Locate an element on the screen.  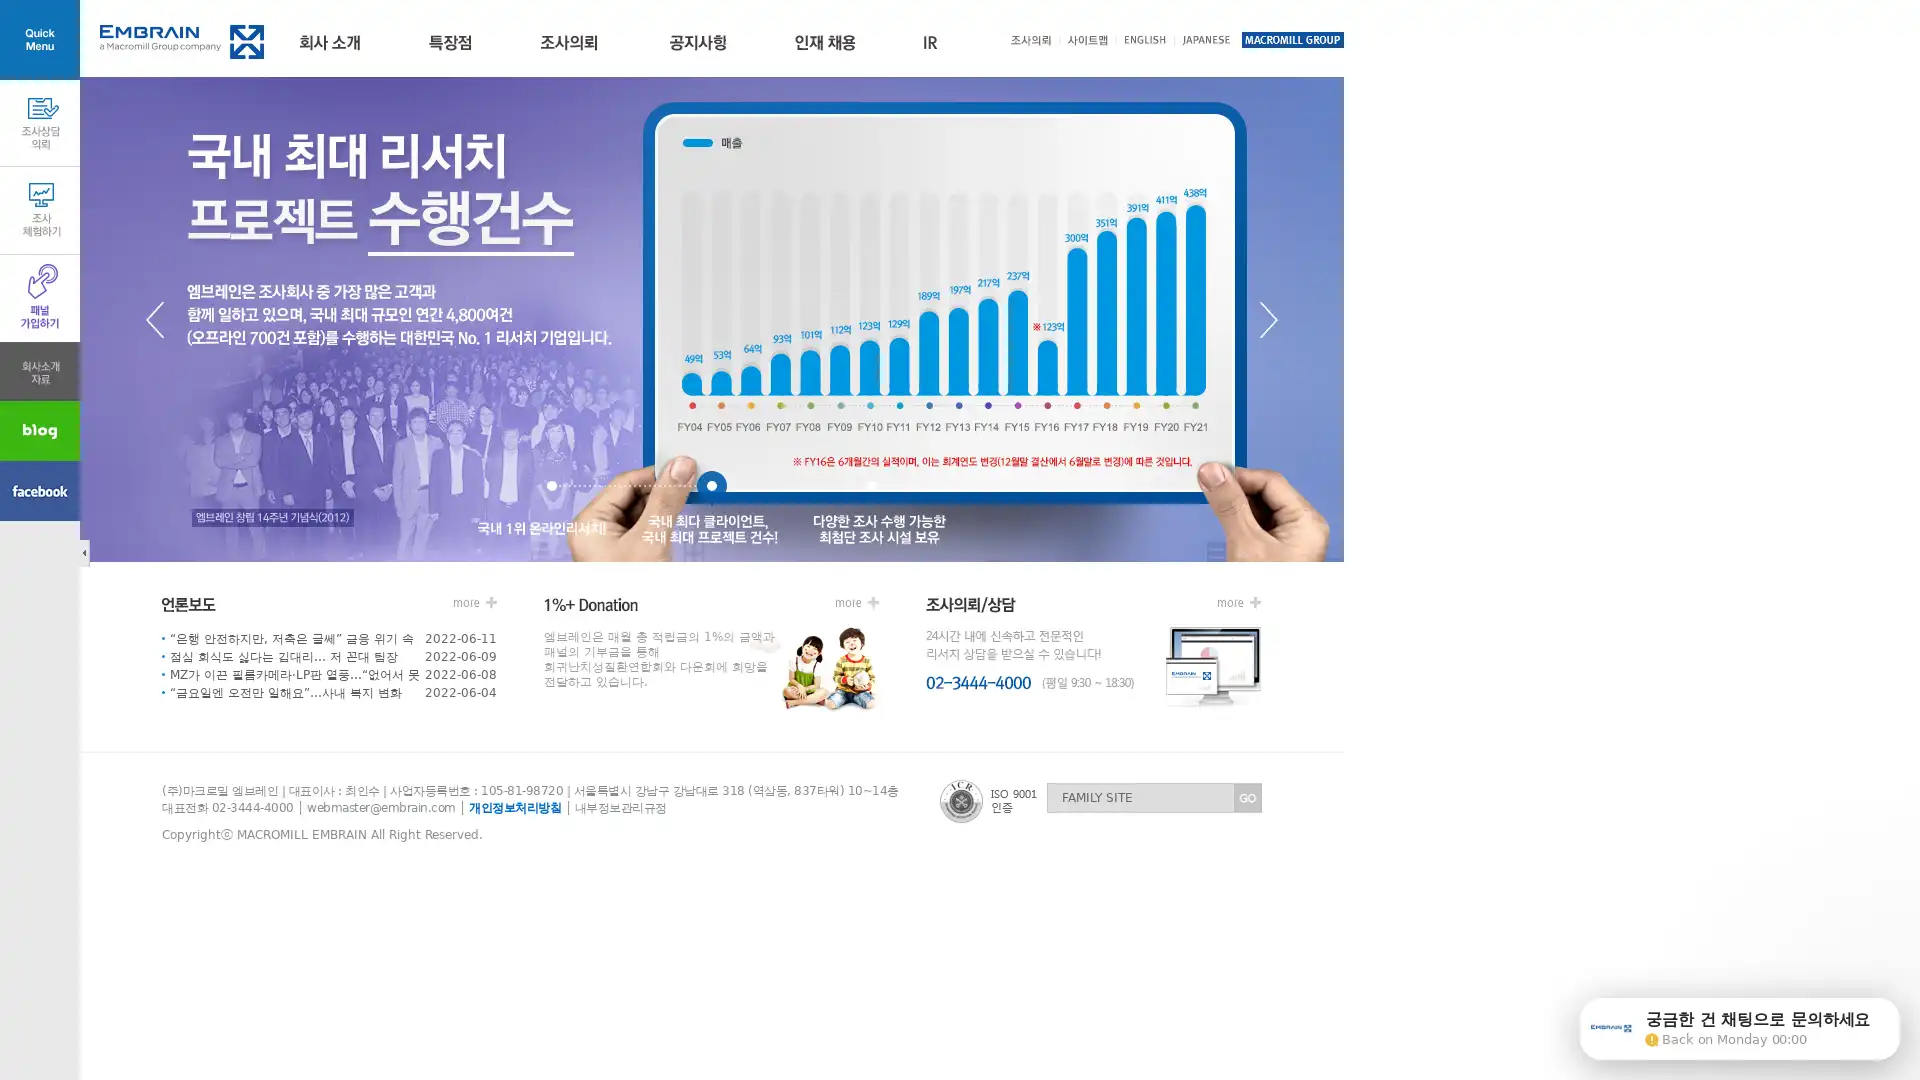
Next is located at coordinates (1267, 318).